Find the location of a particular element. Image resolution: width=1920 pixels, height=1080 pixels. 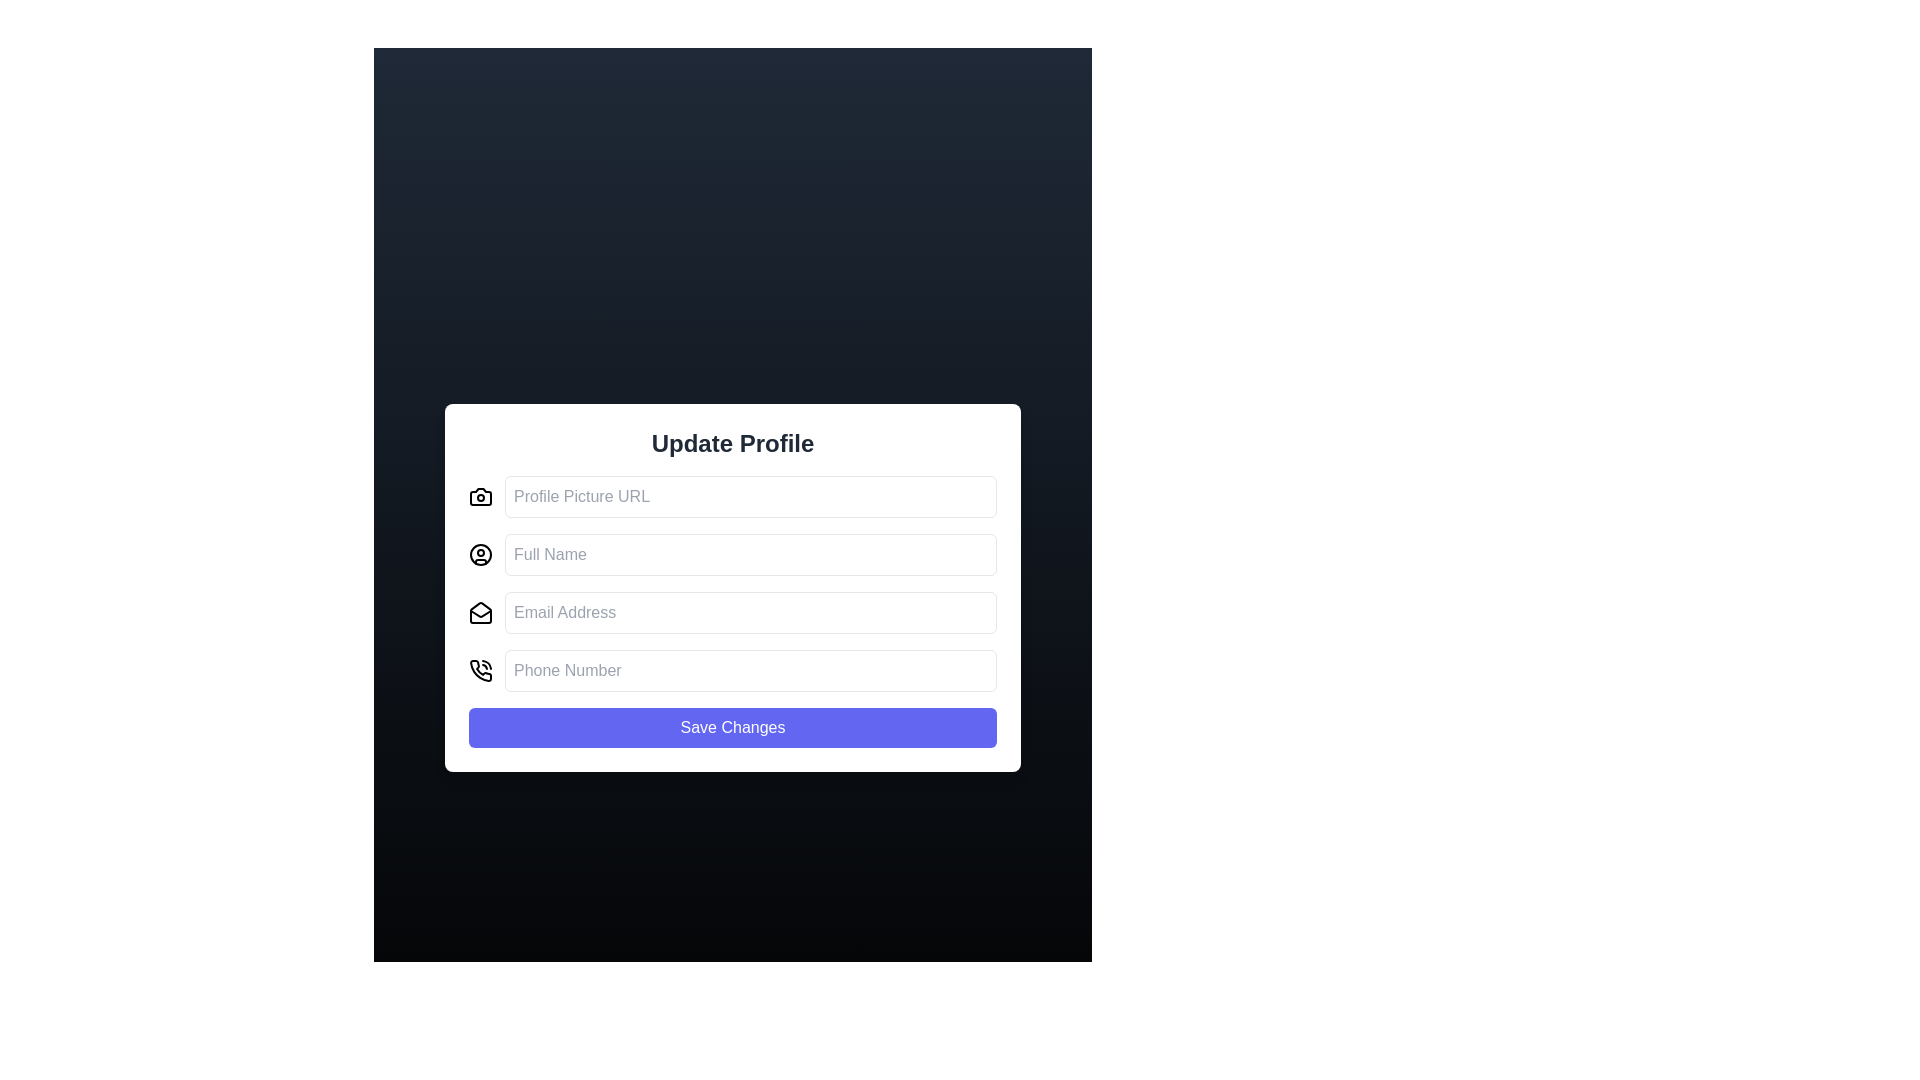

the camera icon that visually indicates the input field for the Profile Picture URL, located at the top-left corner of the input field is located at coordinates (480, 496).